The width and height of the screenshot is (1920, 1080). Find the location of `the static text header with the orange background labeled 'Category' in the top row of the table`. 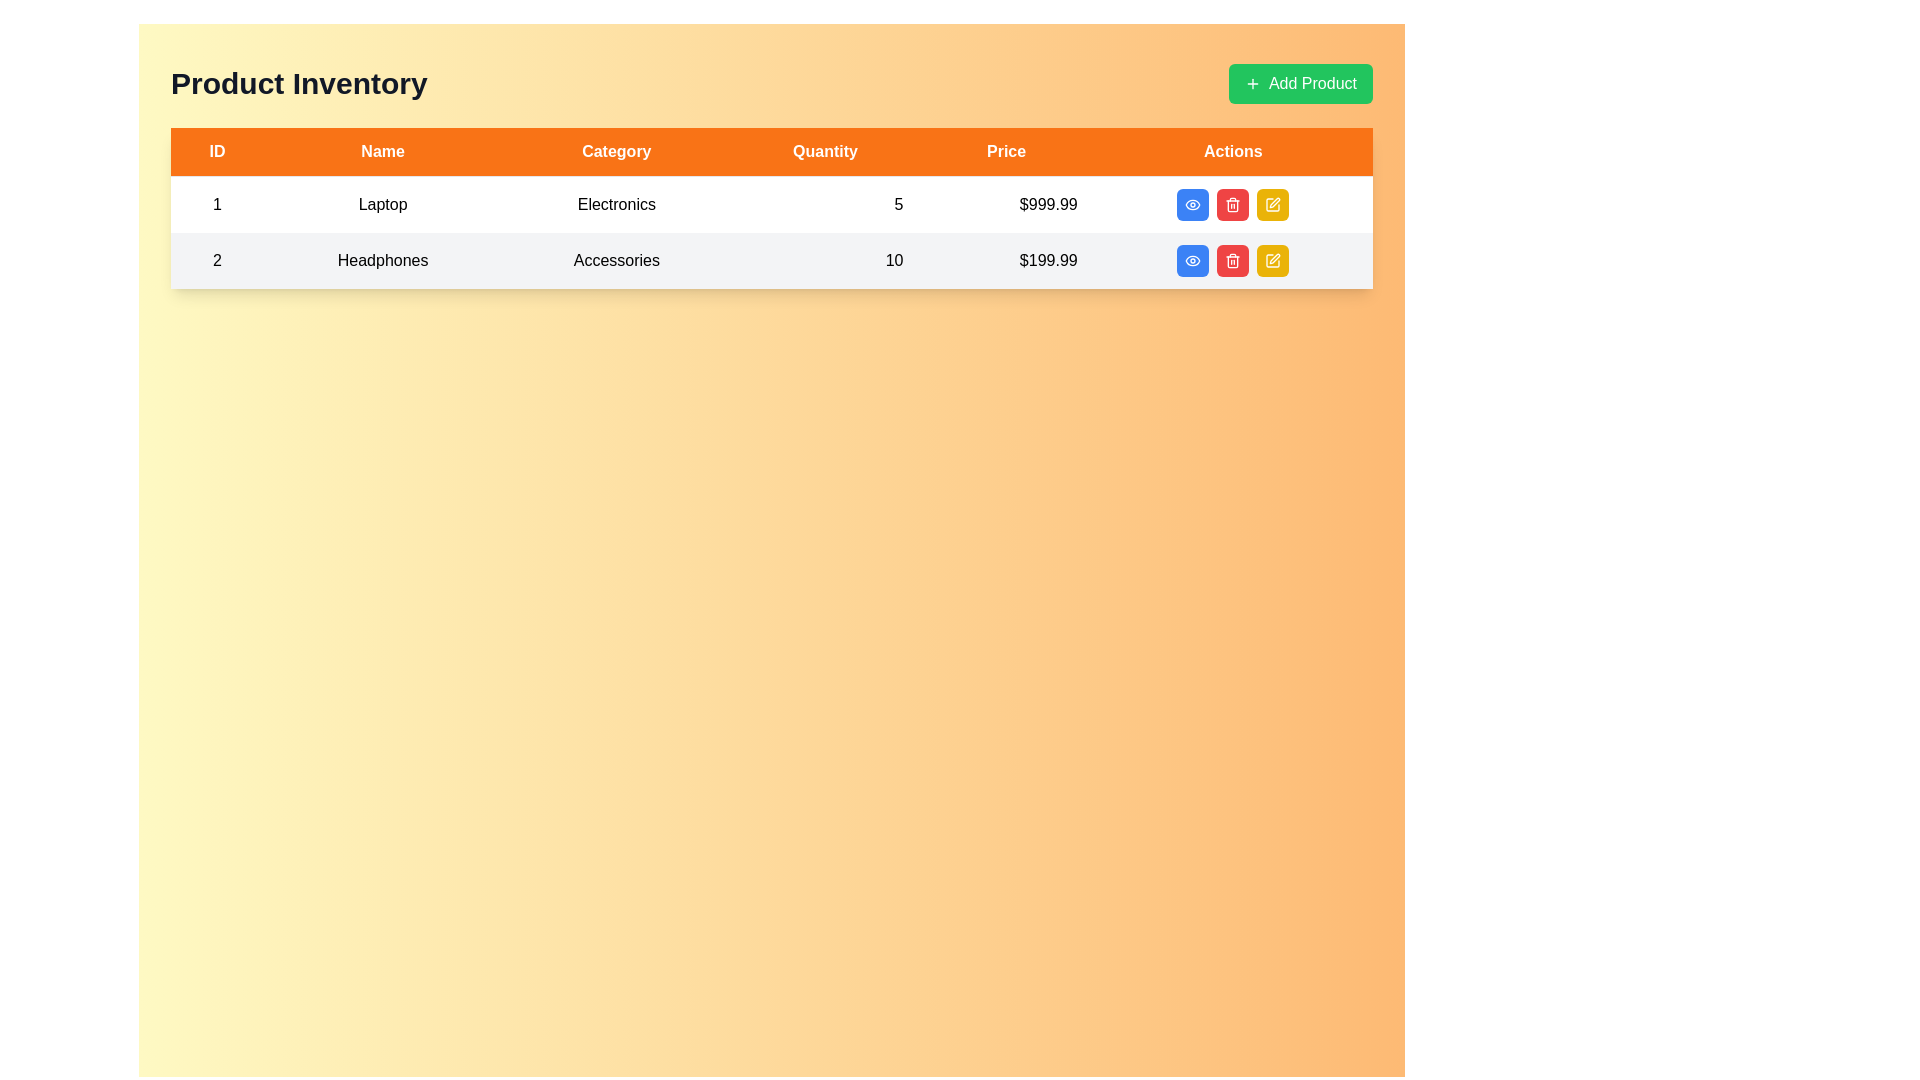

the static text header with the orange background labeled 'Category' in the top row of the table is located at coordinates (615, 151).